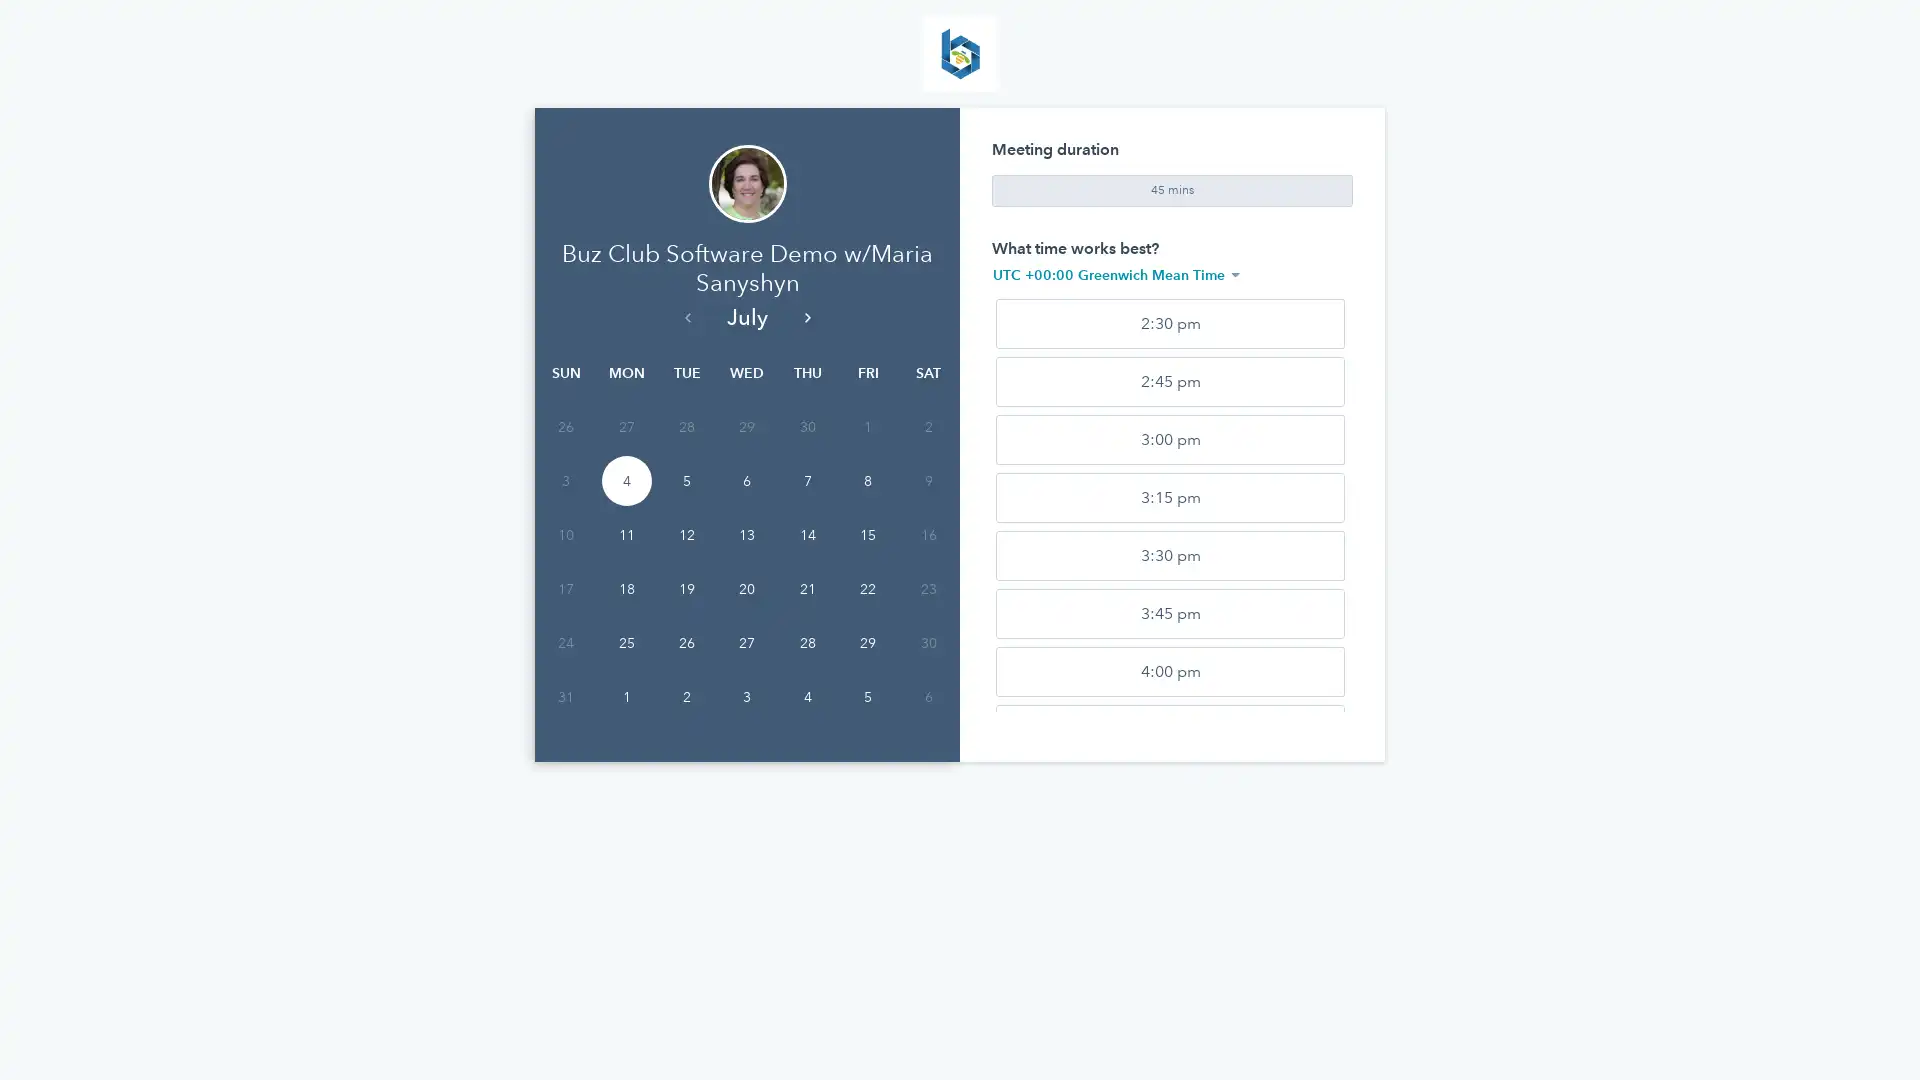  What do you see at coordinates (624, 588) in the screenshot?
I see `July 18th` at bounding box center [624, 588].